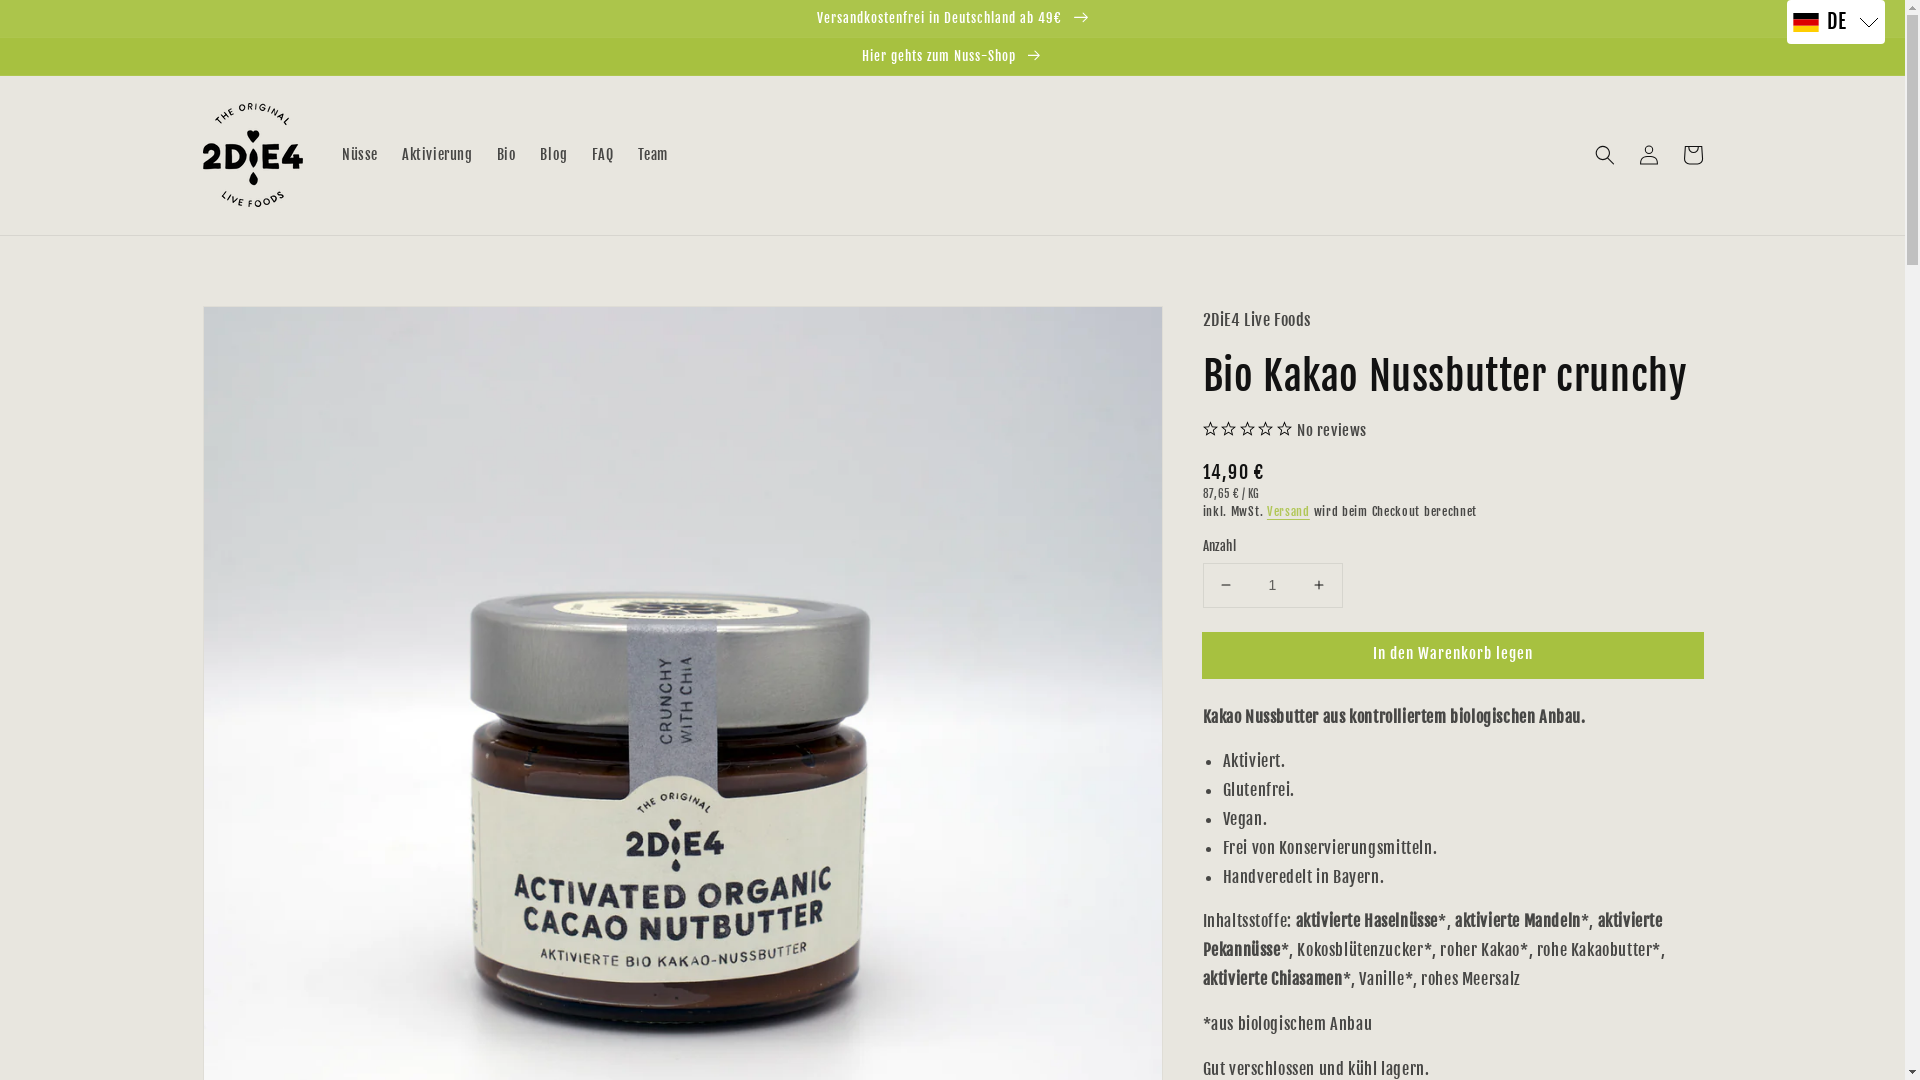 Image resolution: width=1920 pixels, height=1080 pixels. Describe the element at coordinates (1836, 22) in the screenshot. I see `'DE'` at that location.